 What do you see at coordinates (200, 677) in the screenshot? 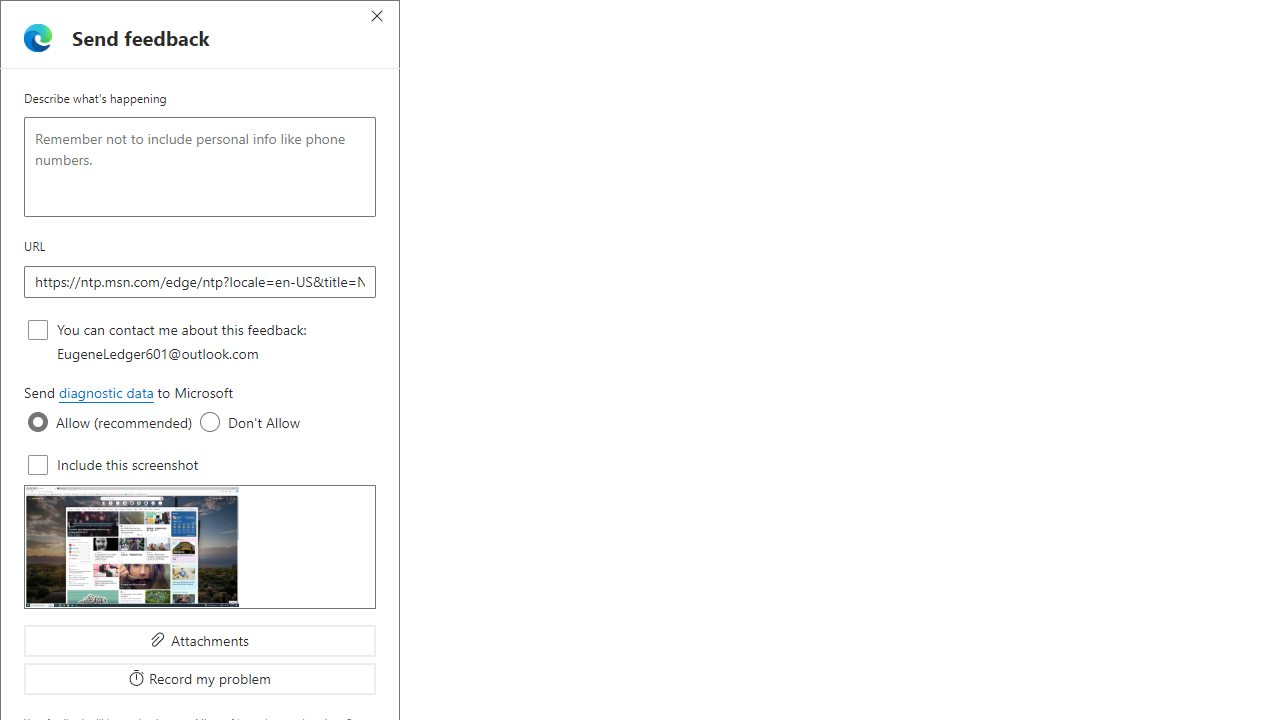
I see `'Record my problem'` at bounding box center [200, 677].